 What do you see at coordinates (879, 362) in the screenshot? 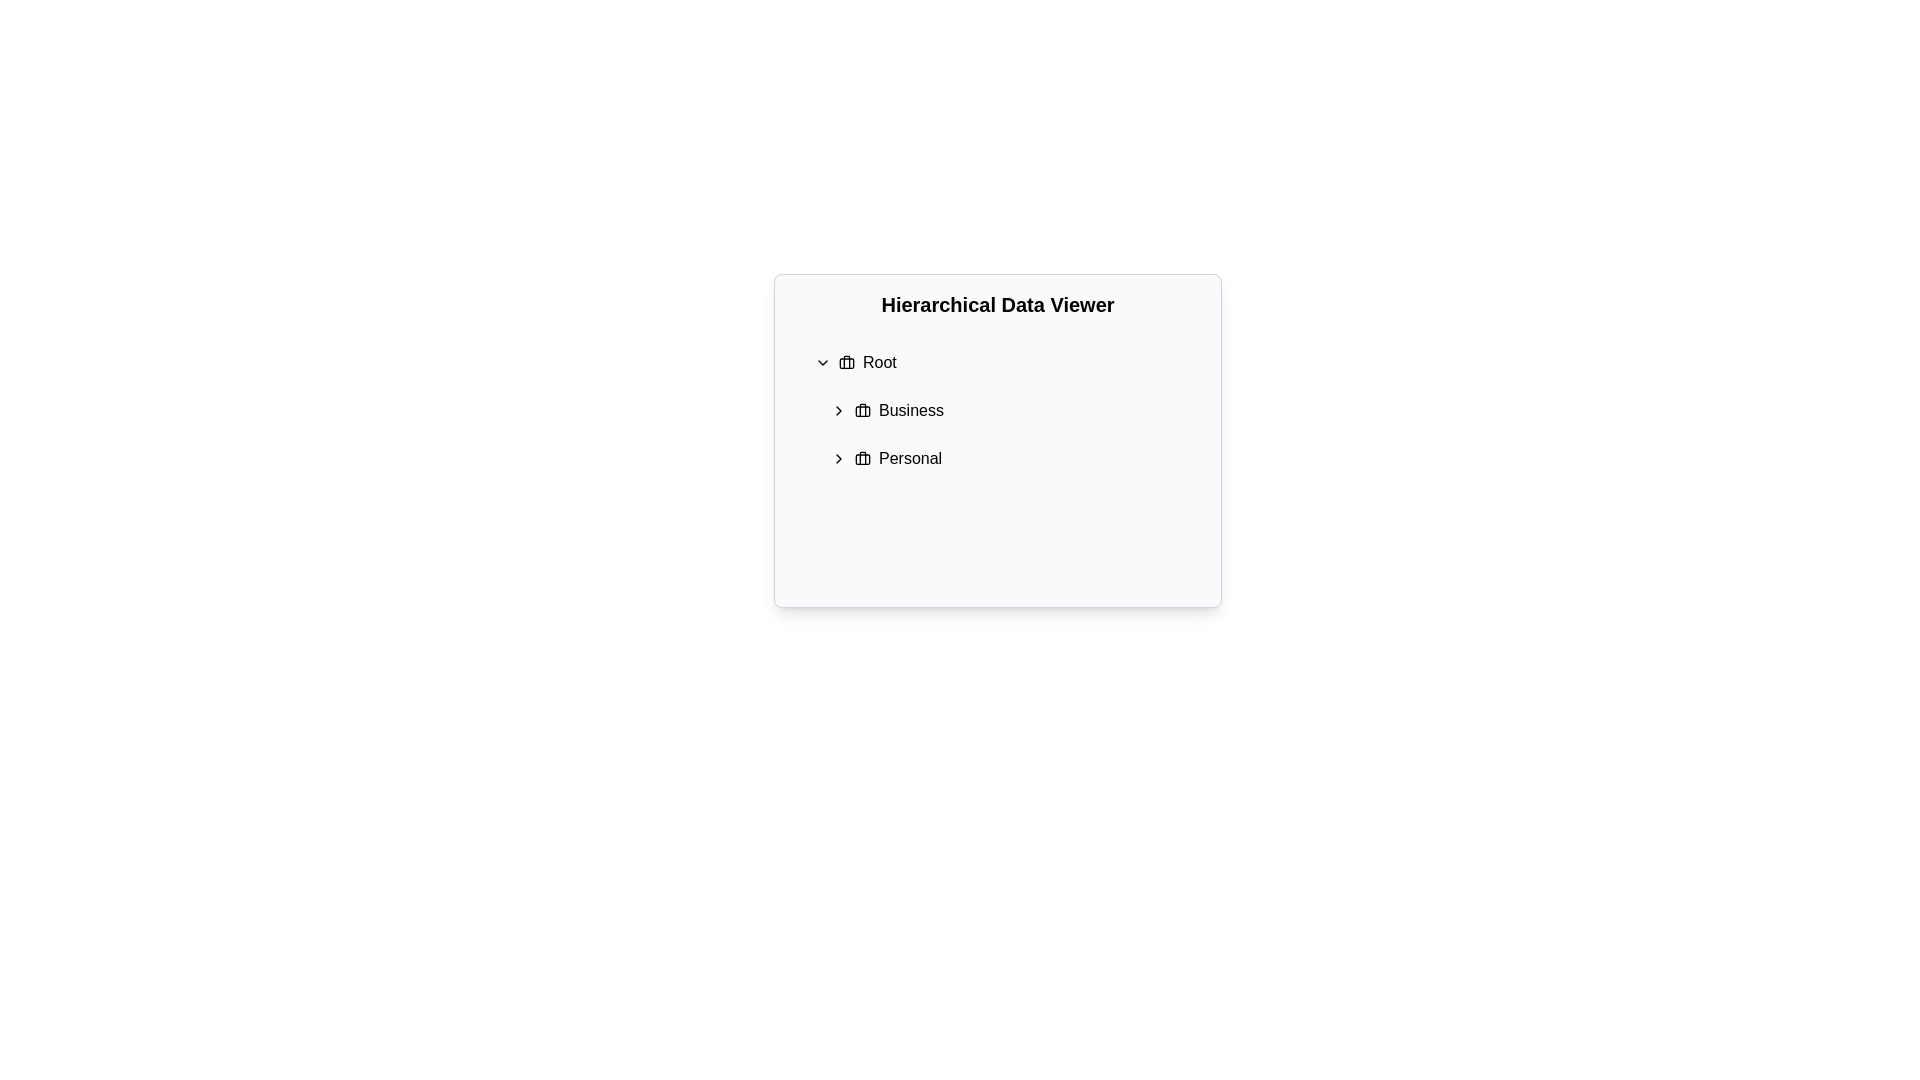
I see `the static text label for the root node in the hierarchical data viewer, located in the top-left corner under the header text` at bounding box center [879, 362].